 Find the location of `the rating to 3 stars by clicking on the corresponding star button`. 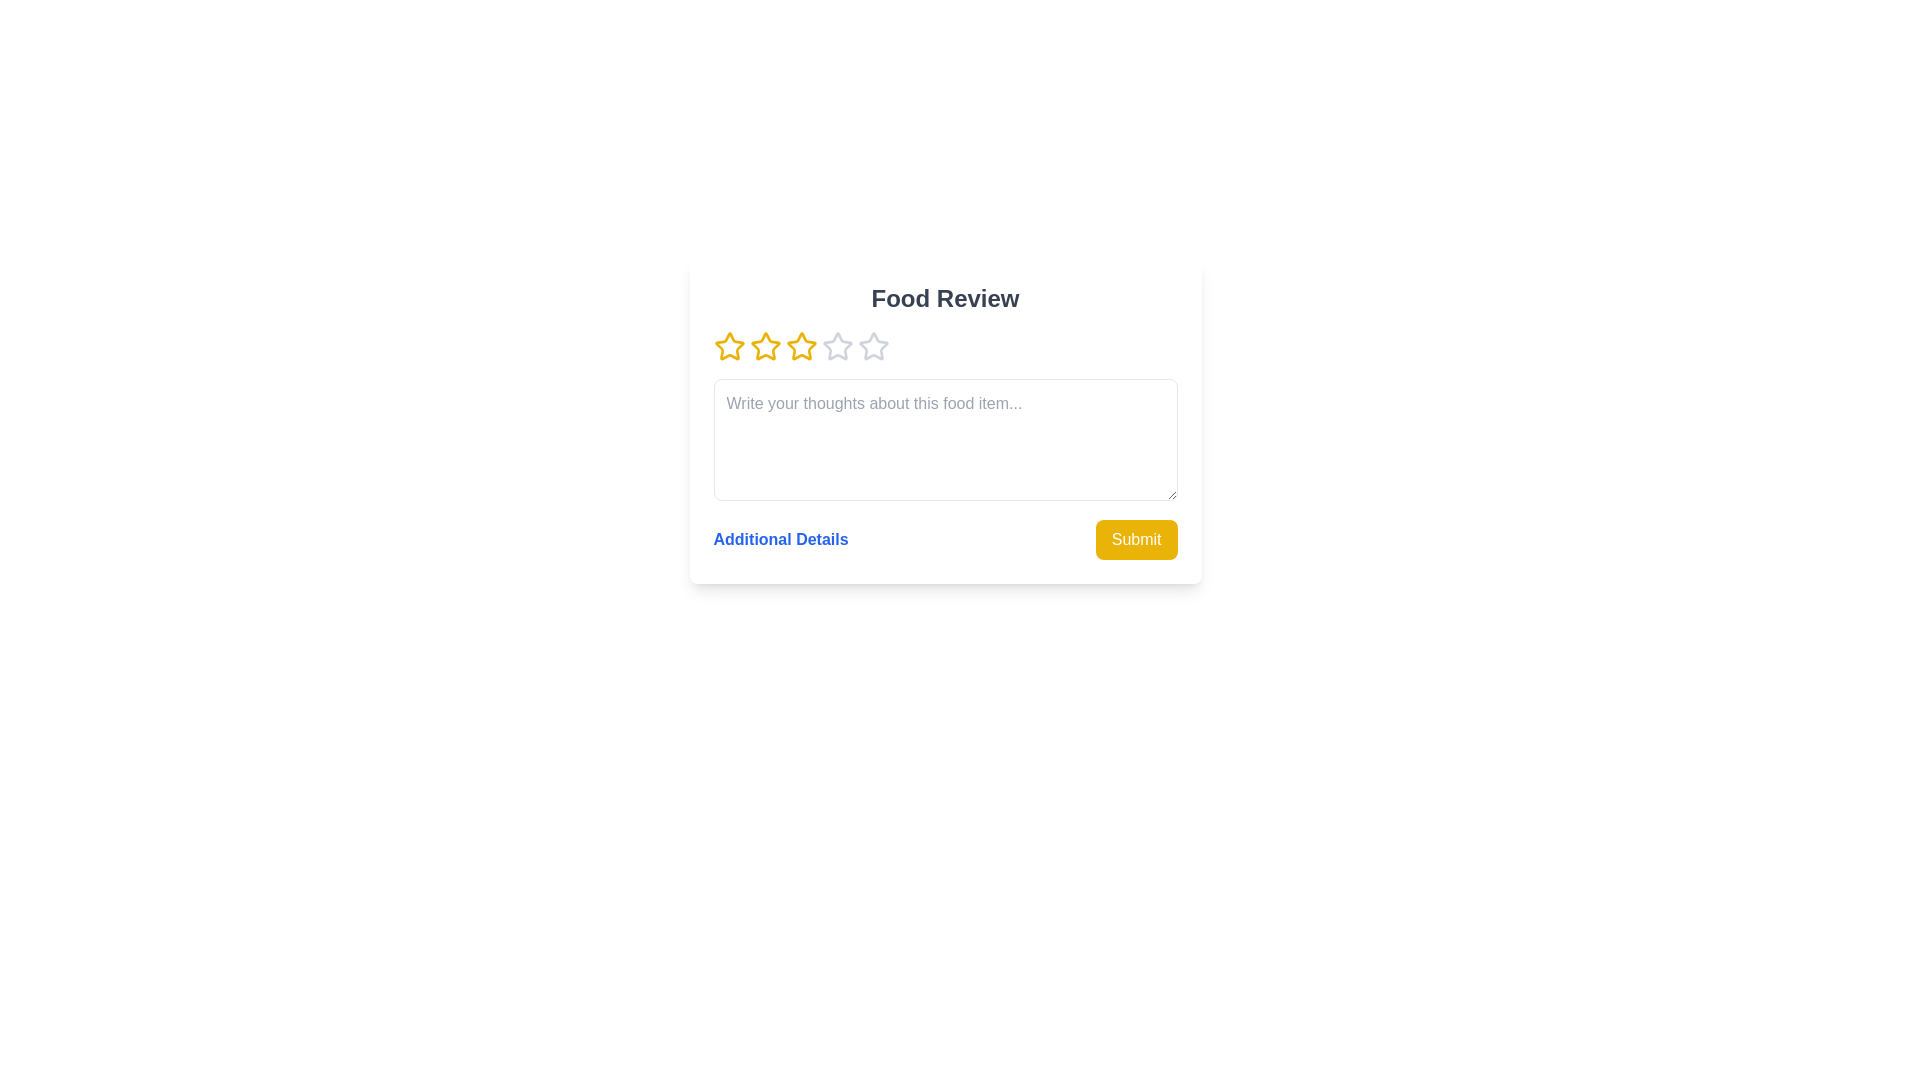

the rating to 3 stars by clicking on the corresponding star button is located at coordinates (801, 346).